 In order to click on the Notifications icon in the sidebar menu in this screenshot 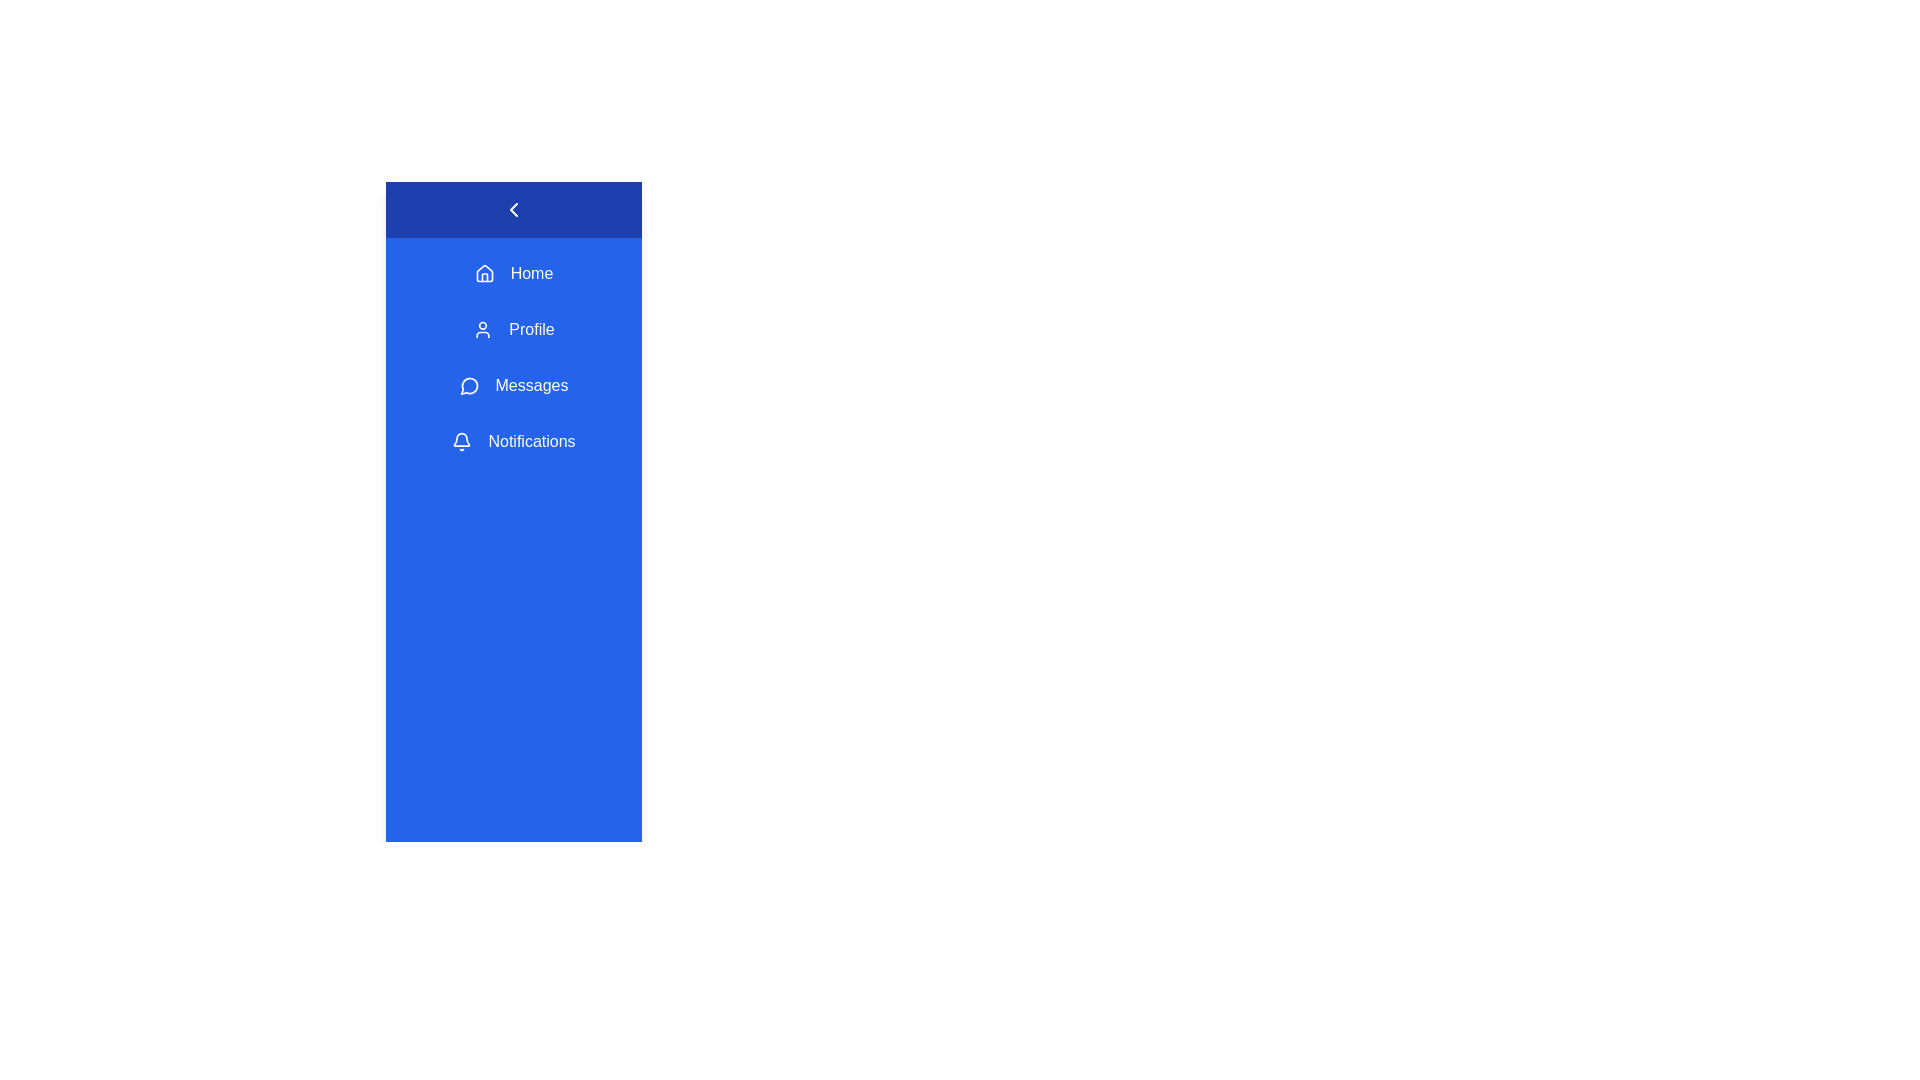, I will do `click(461, 441)`.